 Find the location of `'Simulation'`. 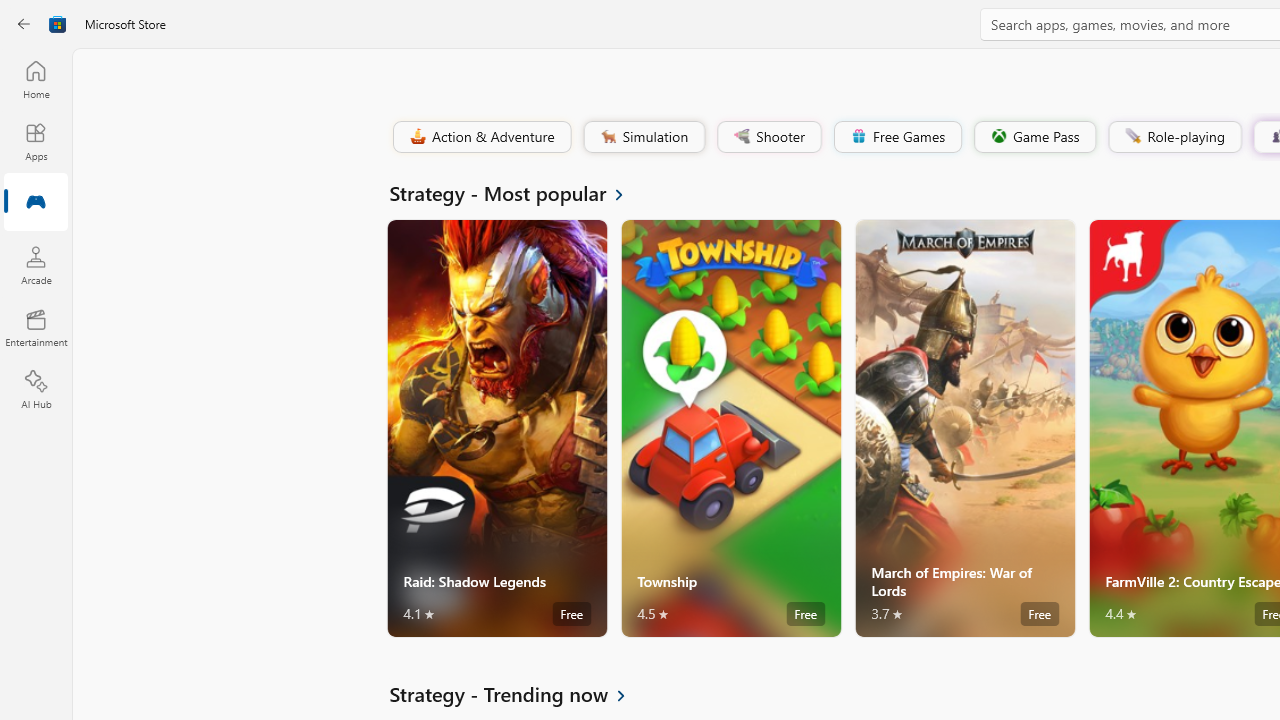

'Simulation' is located at coordinates (643, 135).